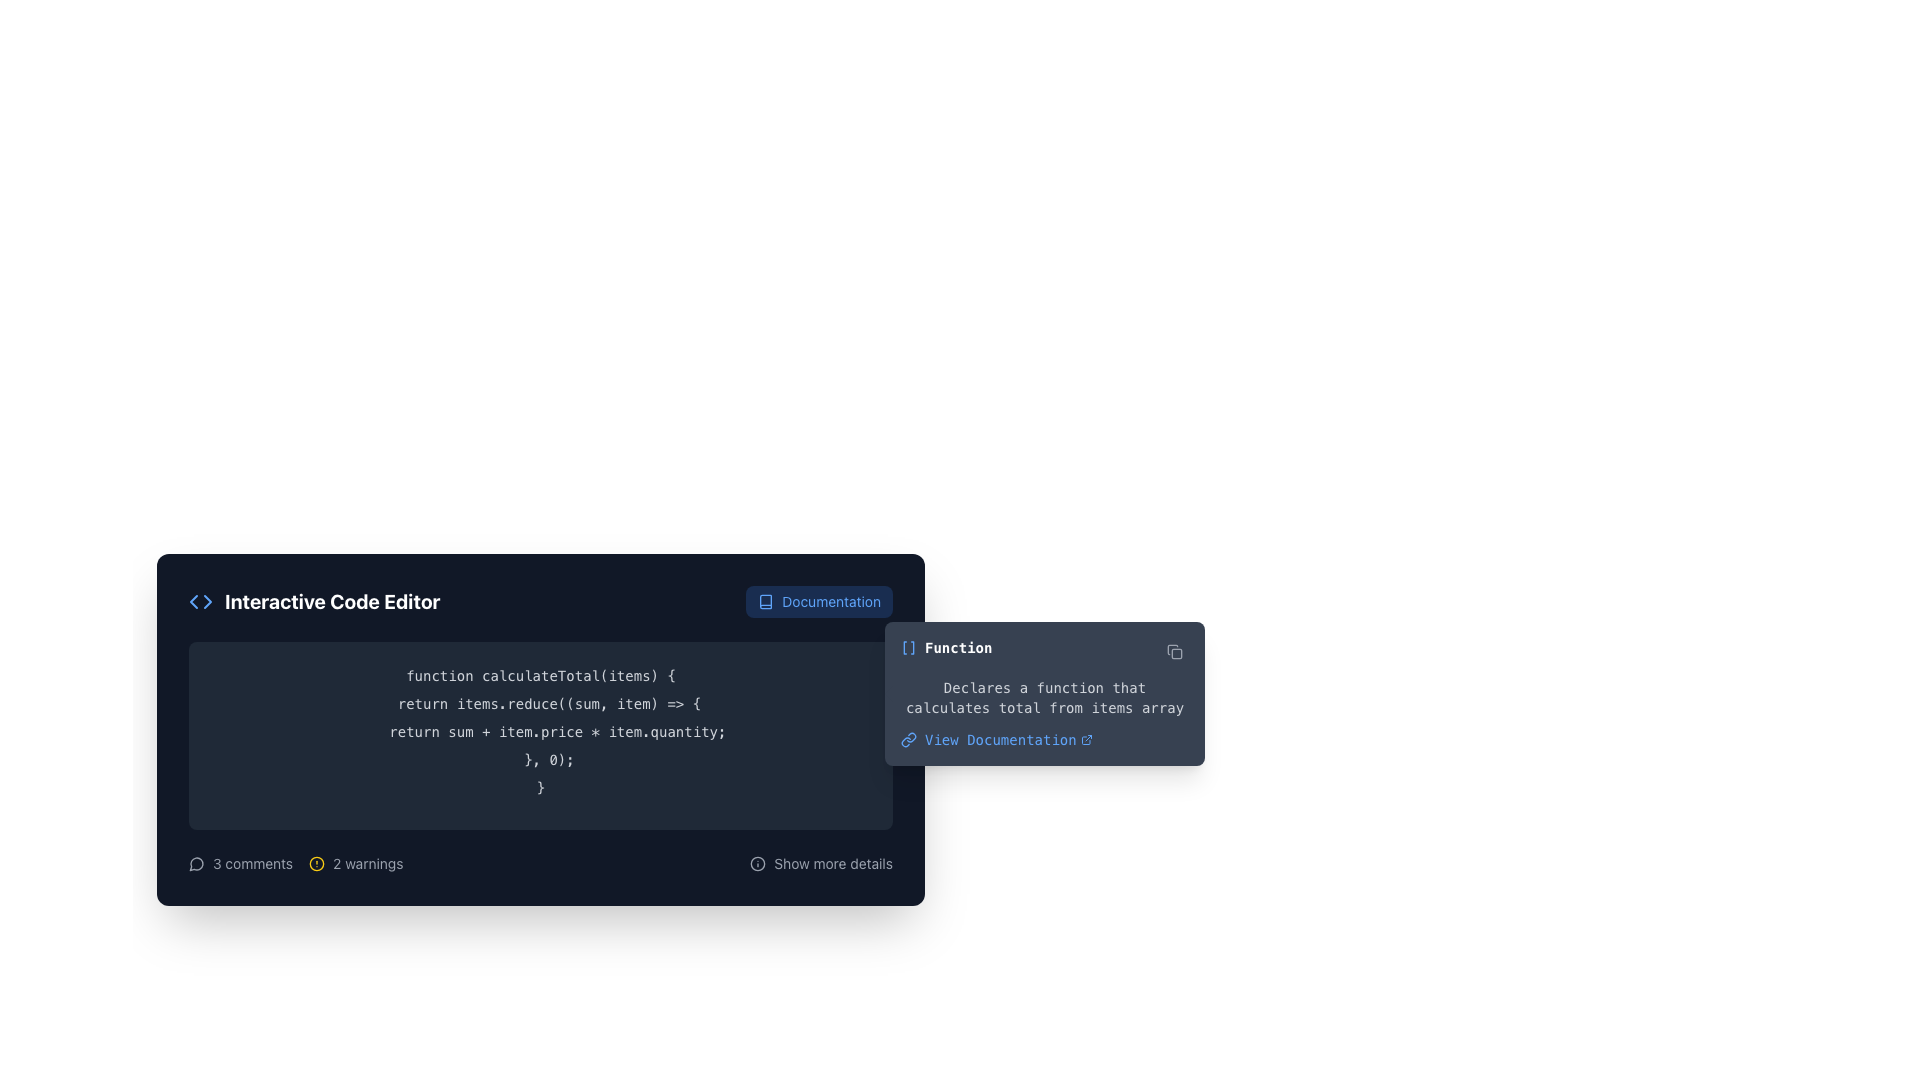  What do you see at coordinates (541, 703) in the screenshot?
I see `the second visible line in the code block that displays the JavaScript code statement 'return items.reduce((sum, item) => {', located in the Interactive Code Editor` at bounding box center [541, 703].